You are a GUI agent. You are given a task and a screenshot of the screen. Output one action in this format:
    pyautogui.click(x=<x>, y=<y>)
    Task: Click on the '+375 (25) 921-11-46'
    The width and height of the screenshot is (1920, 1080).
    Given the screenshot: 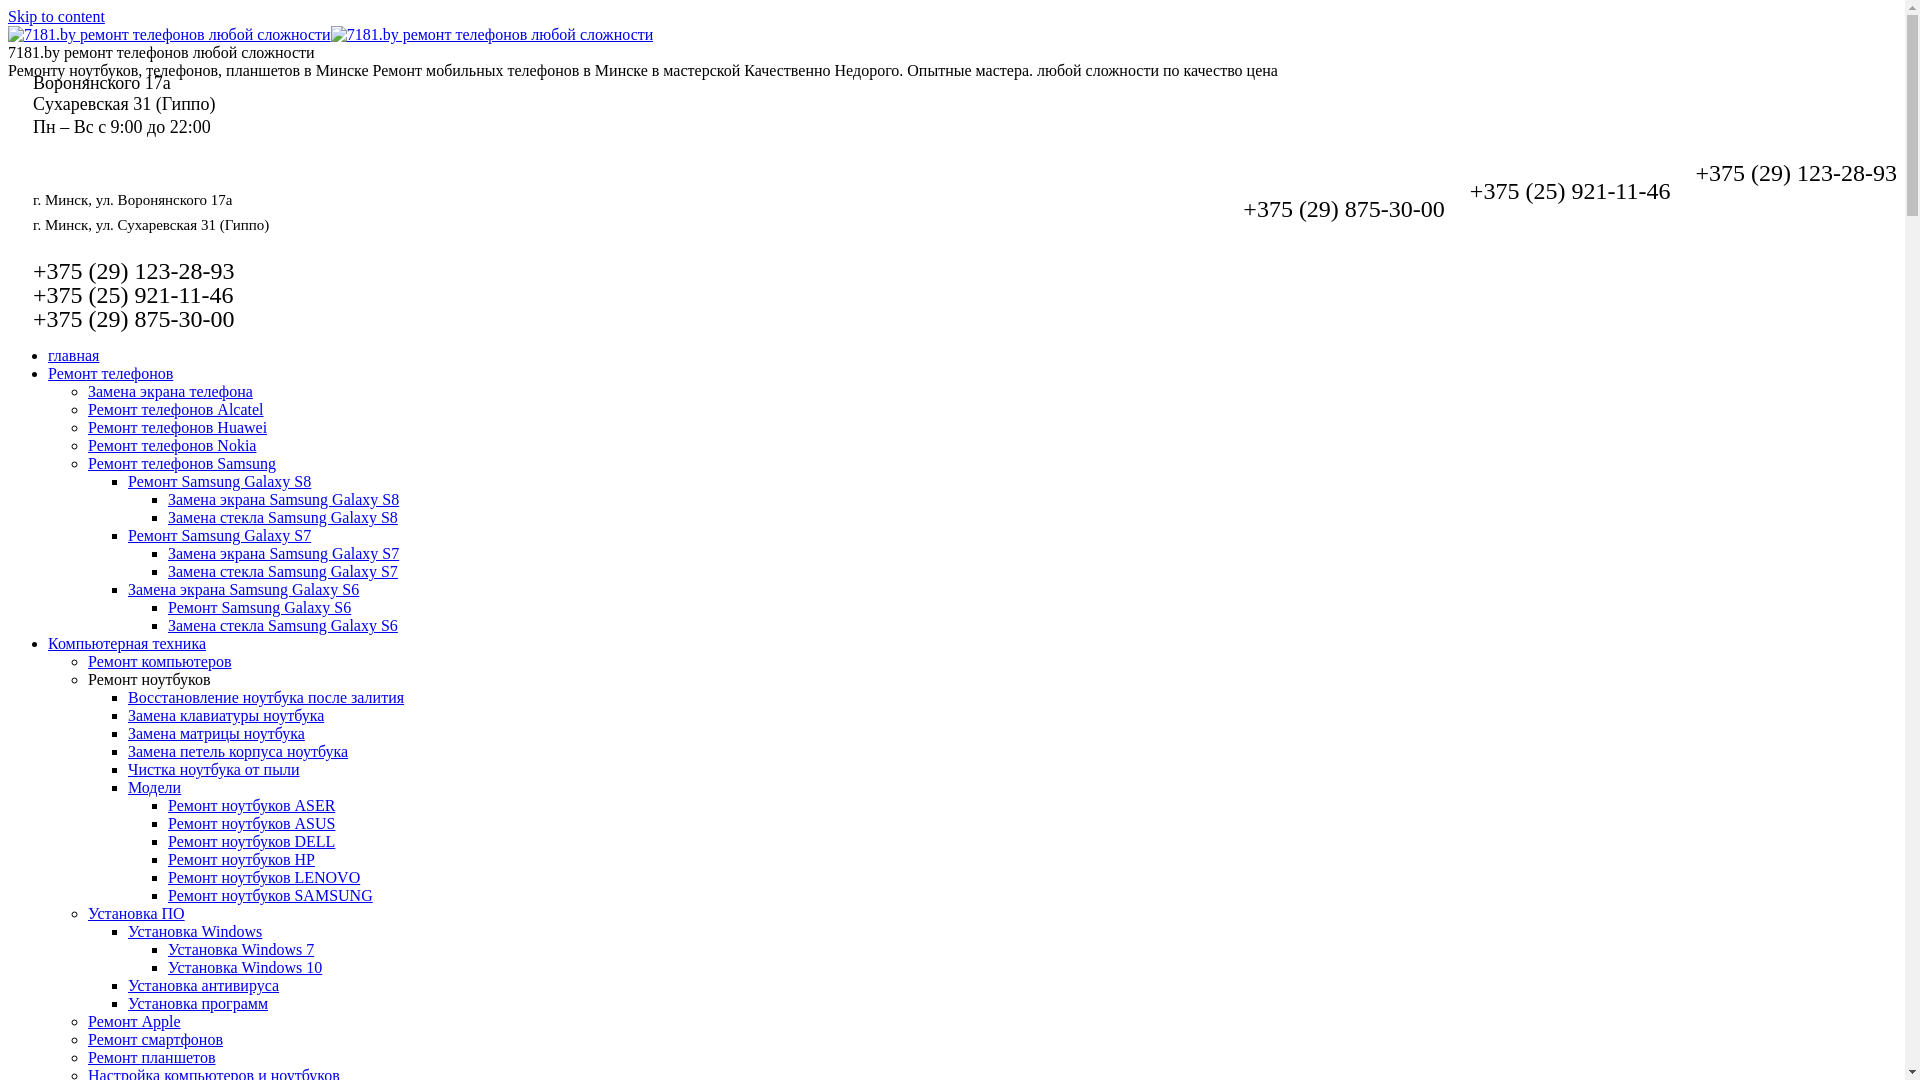 What is the action you would take?
    pyautogui.click(x=132, y=294)
    